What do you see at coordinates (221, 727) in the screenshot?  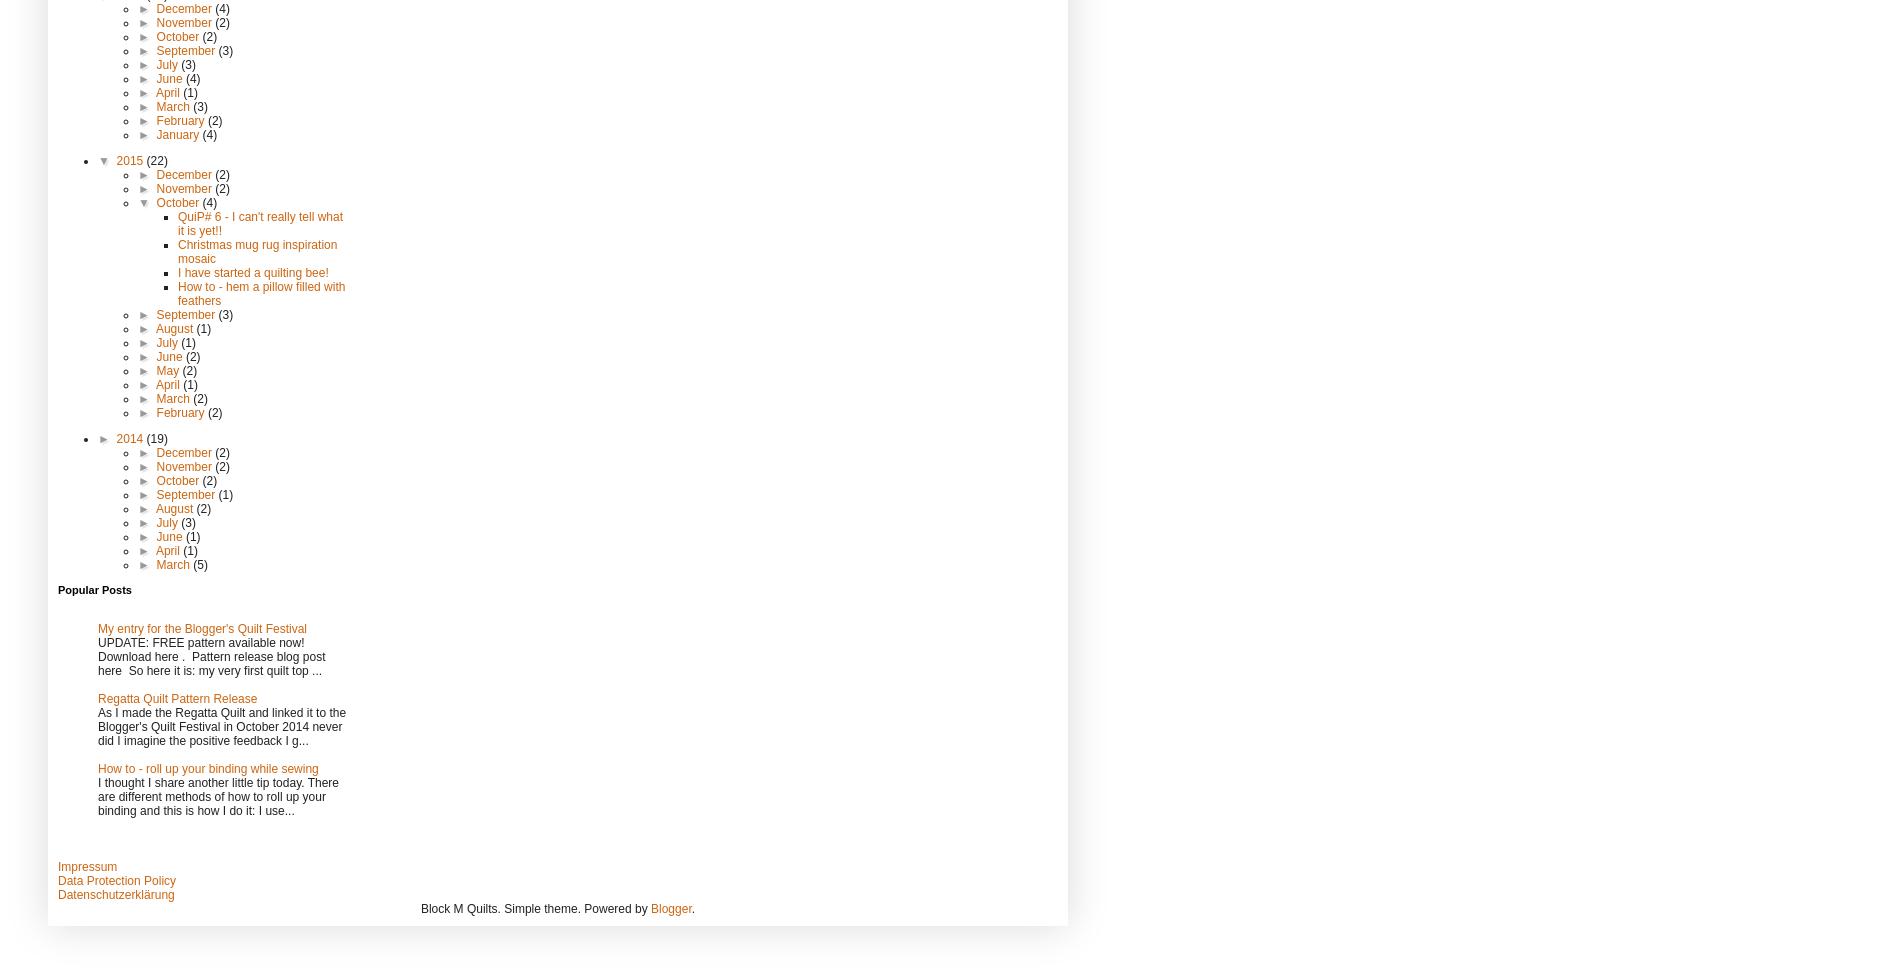 I see `'As I made the Regatta Quilt and linked it to the Blogger's Quilt Festival in October 2014  never did I imagine the positive feedback I g...'` at bounding box center [221, 727].